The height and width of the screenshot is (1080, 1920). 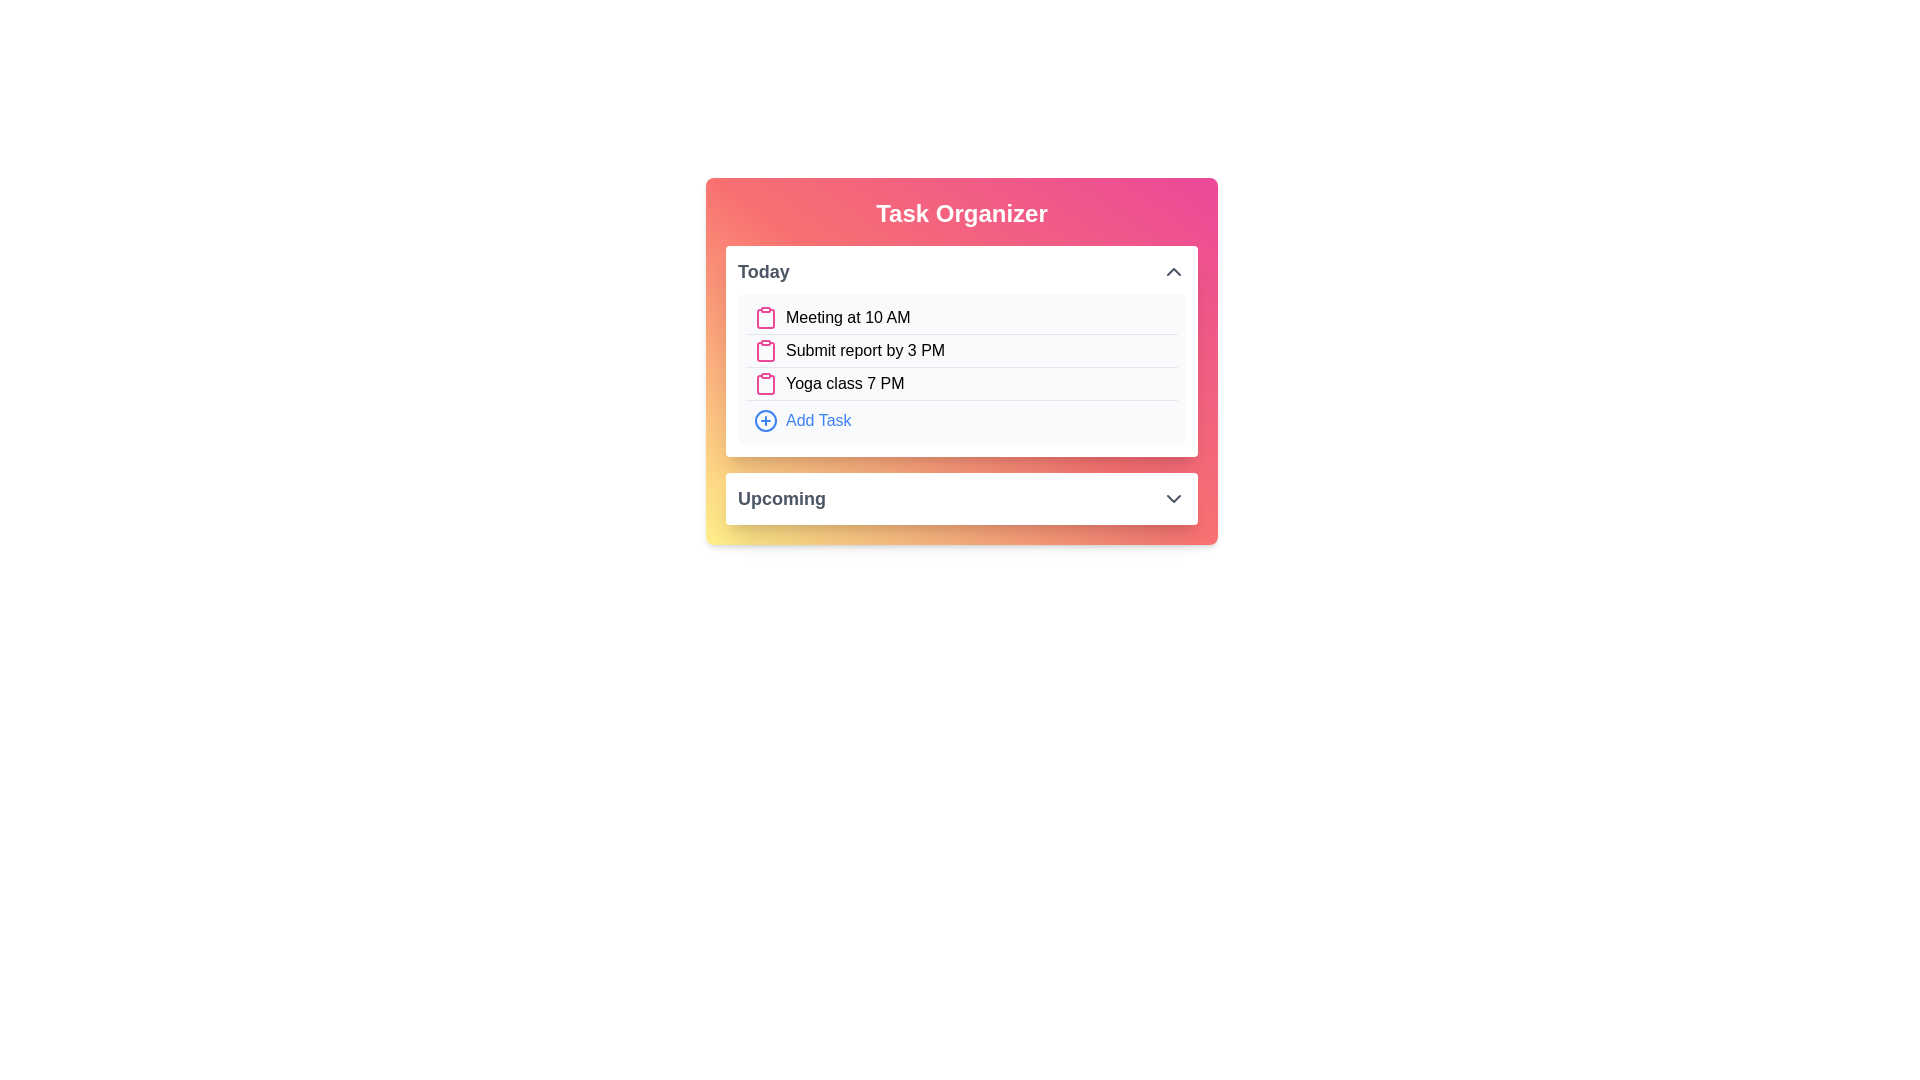 What do you see at coordinates (961, 497) in the screenshot?
I see `the dropdown button located at the bottom of the task organizer card interface` at bounding box center [961, 497].